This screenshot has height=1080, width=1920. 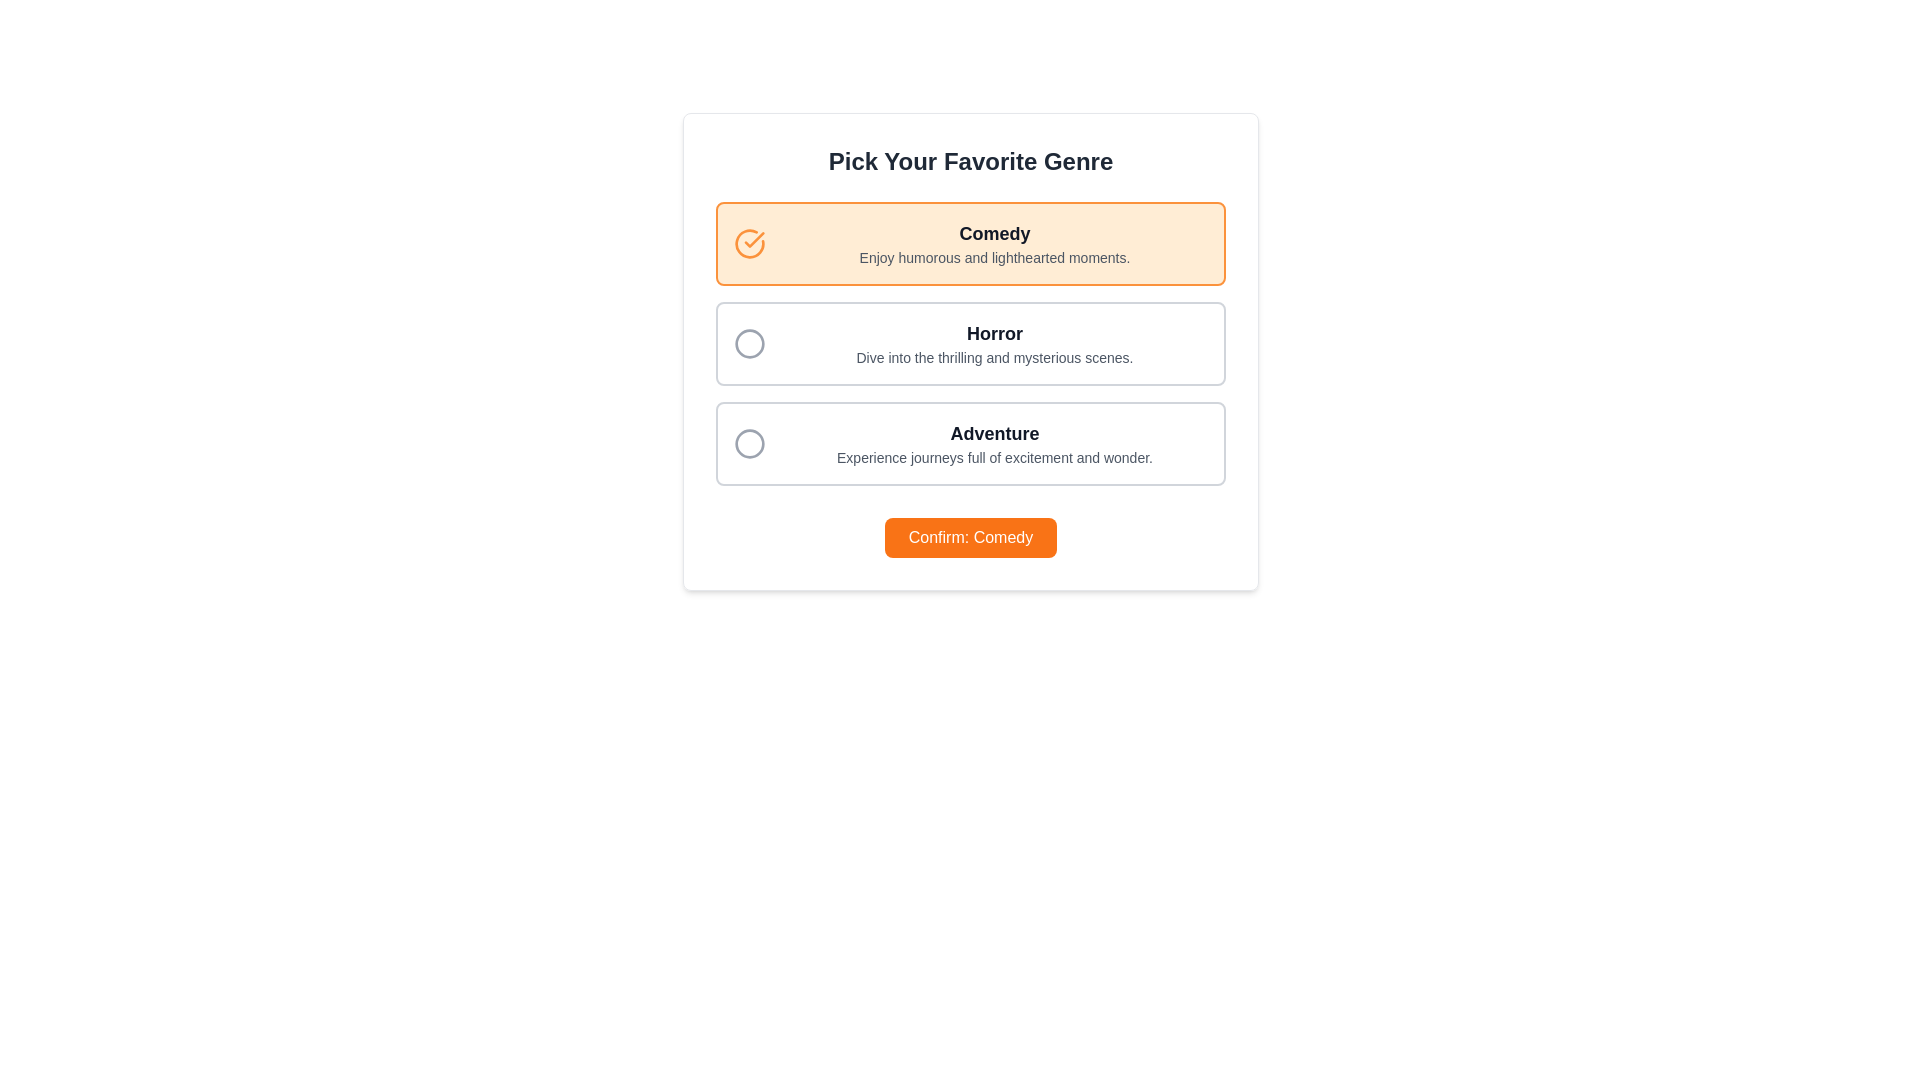 What do you see at coordinates (994, 257) in the screenshot?
I see `the text label displaying 'Enjoy humorous and lighthearted moments.' located centrally below the 'Comedy' header` at bounding box center [994, 257].